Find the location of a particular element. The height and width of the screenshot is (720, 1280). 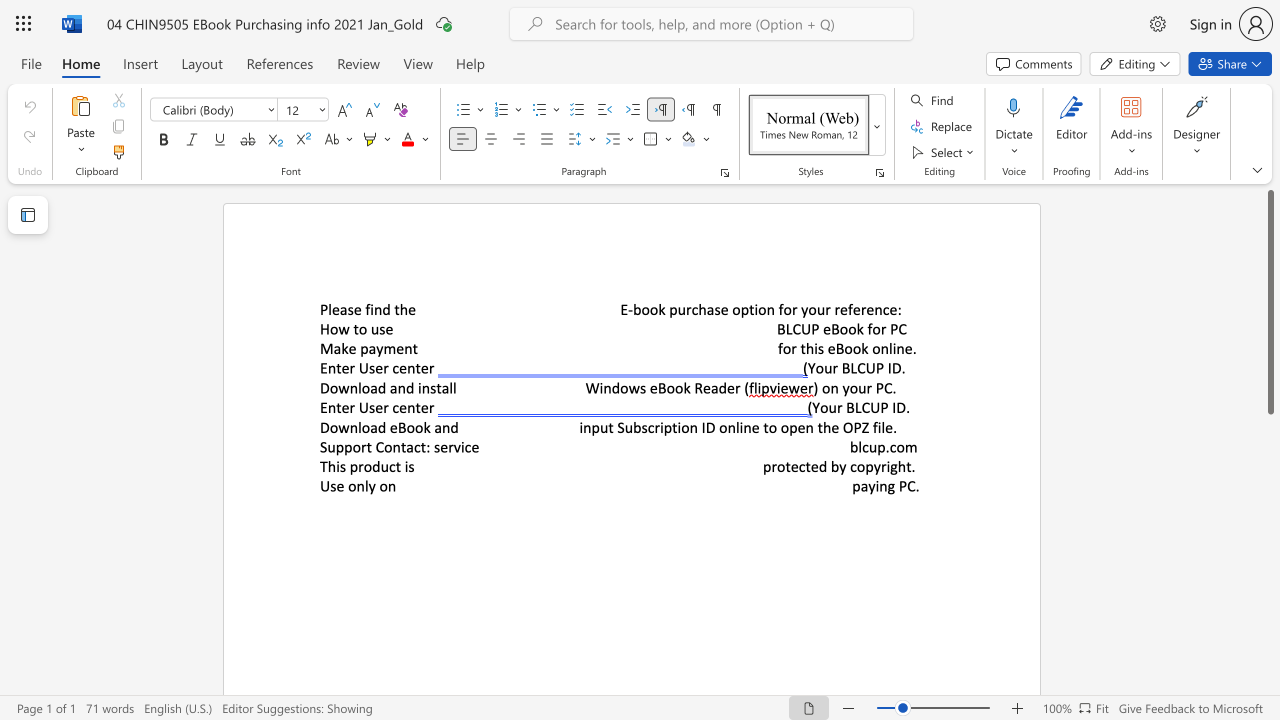

the 2th character "o" in the text is located at coordinates (654, 309).